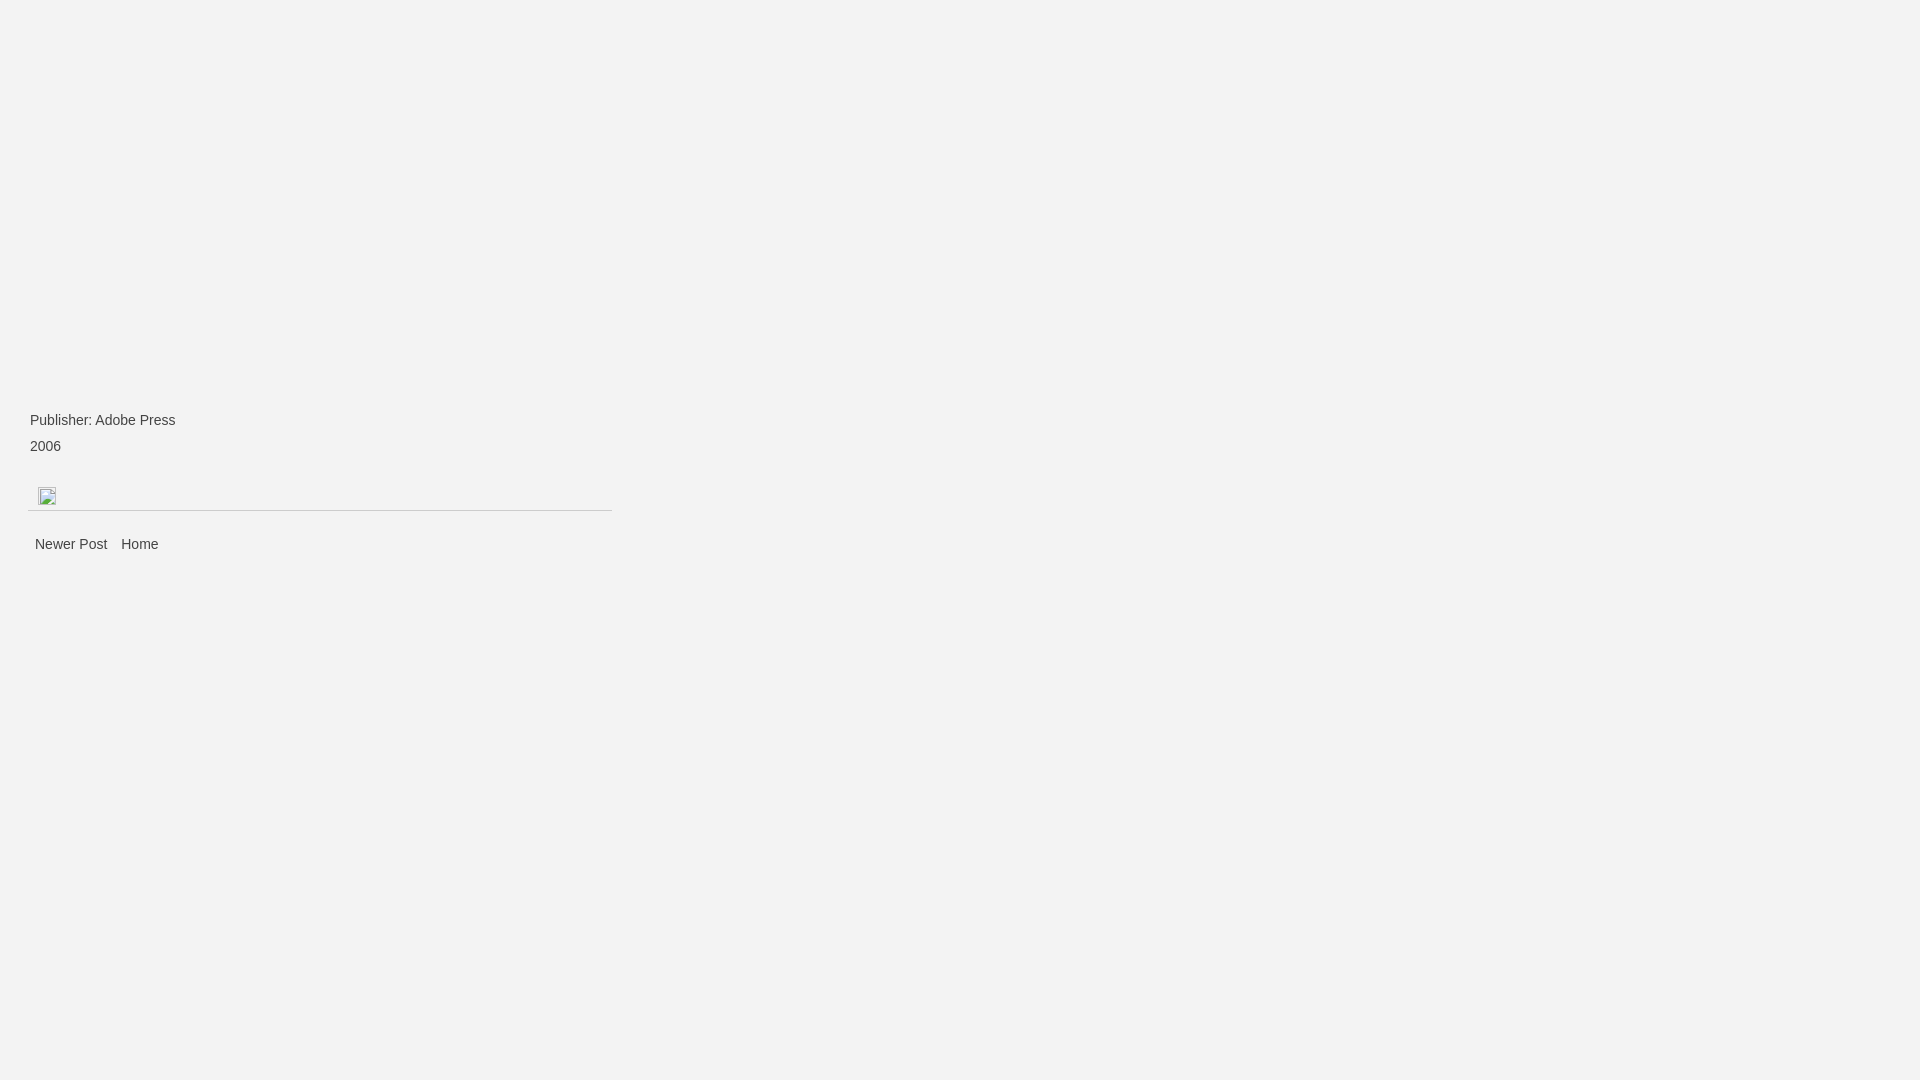 This screenshot has height=1080, width=1920. I want to click on 'Home', so click(138, 543).